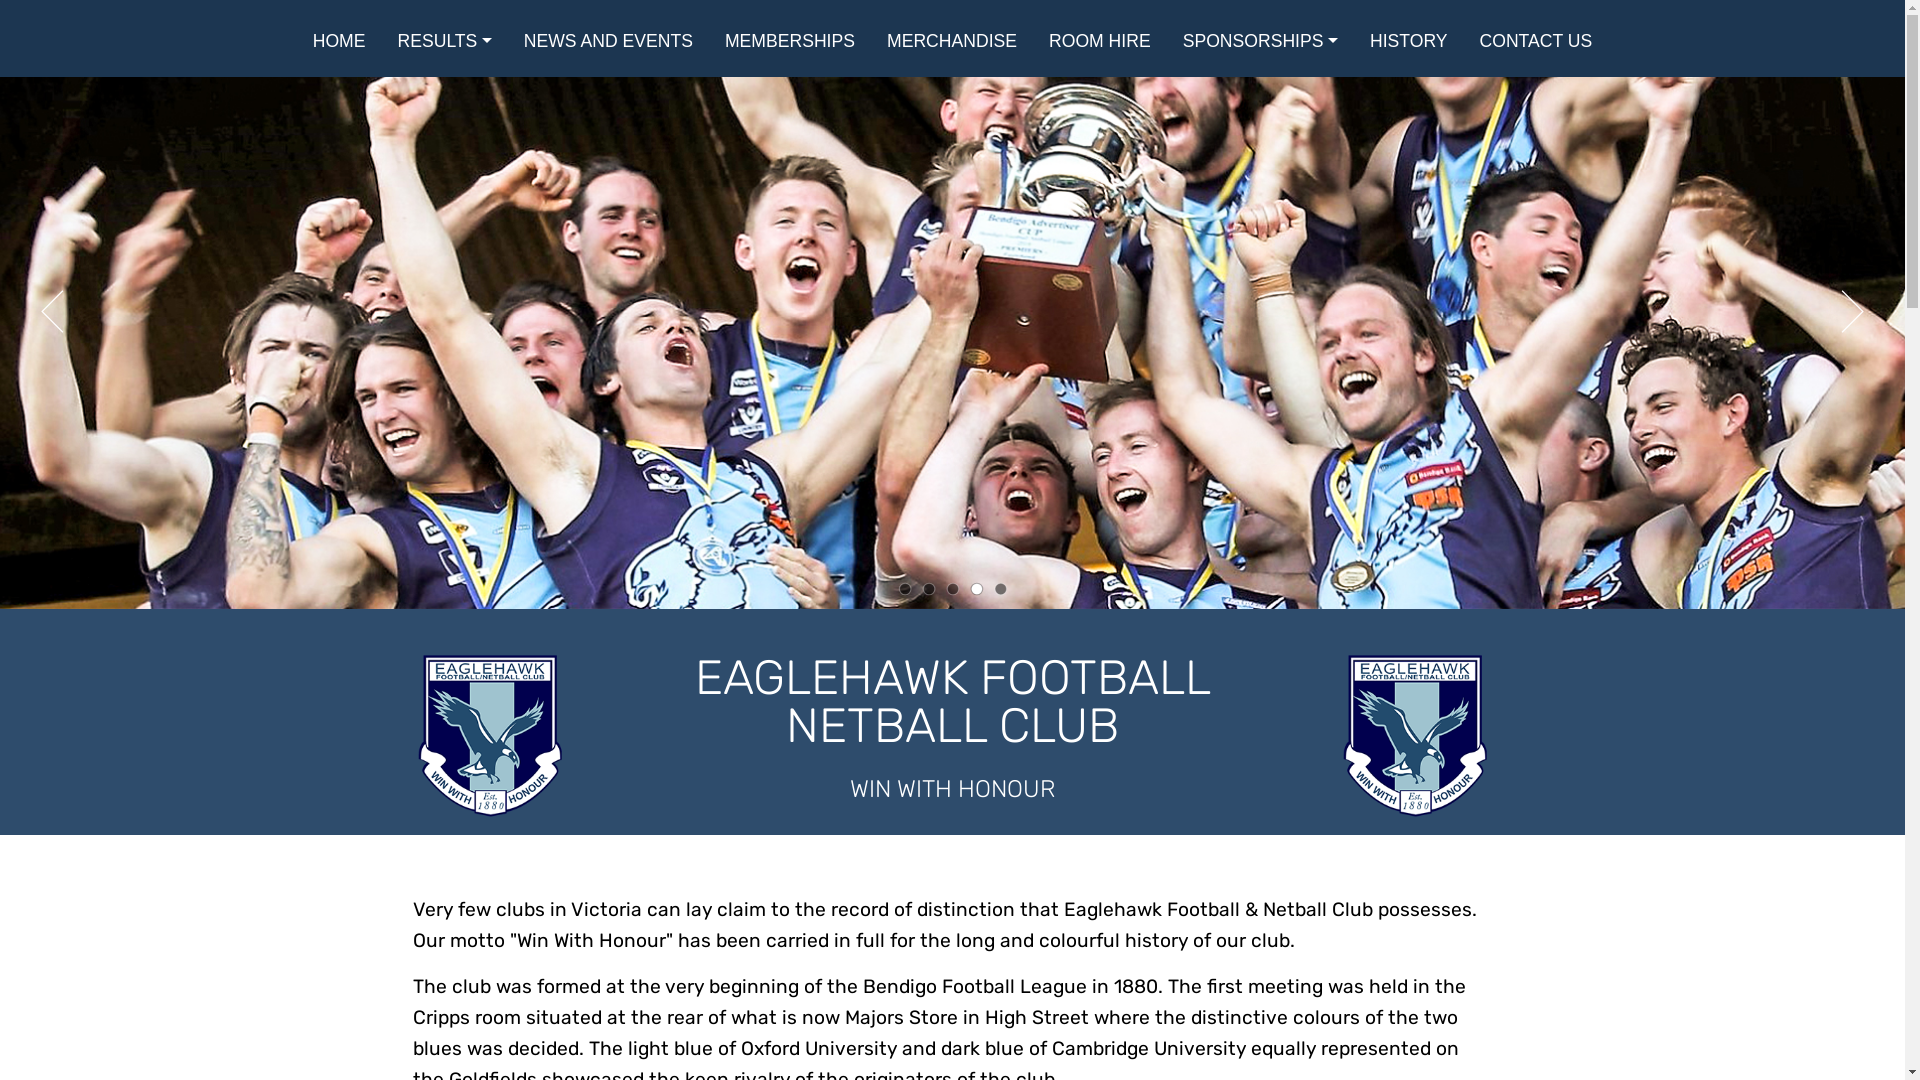 This screenshot has height=1080, width=1920. Describe the element at coordinates (789, 41) in the screenshot. I see `'MEMBERSHIPS'` at that location.